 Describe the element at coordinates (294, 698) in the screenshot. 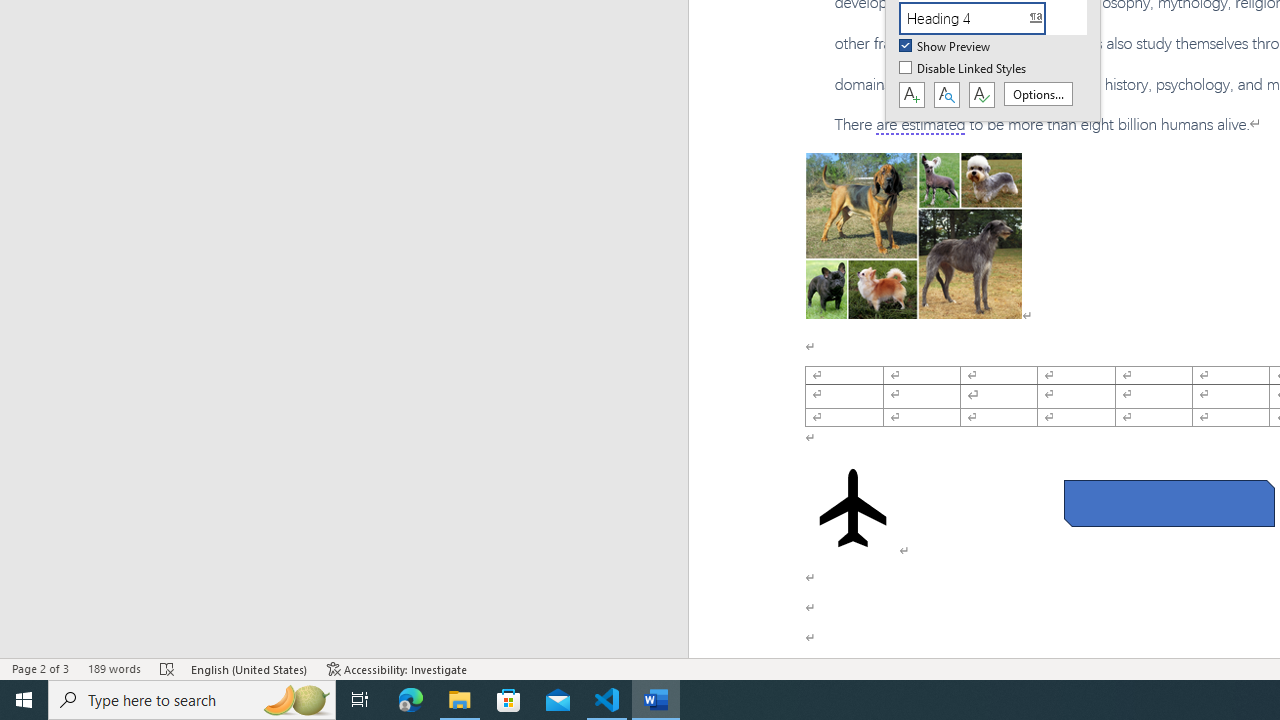

I see `'Search highlights icon opens search home window'` at that location.